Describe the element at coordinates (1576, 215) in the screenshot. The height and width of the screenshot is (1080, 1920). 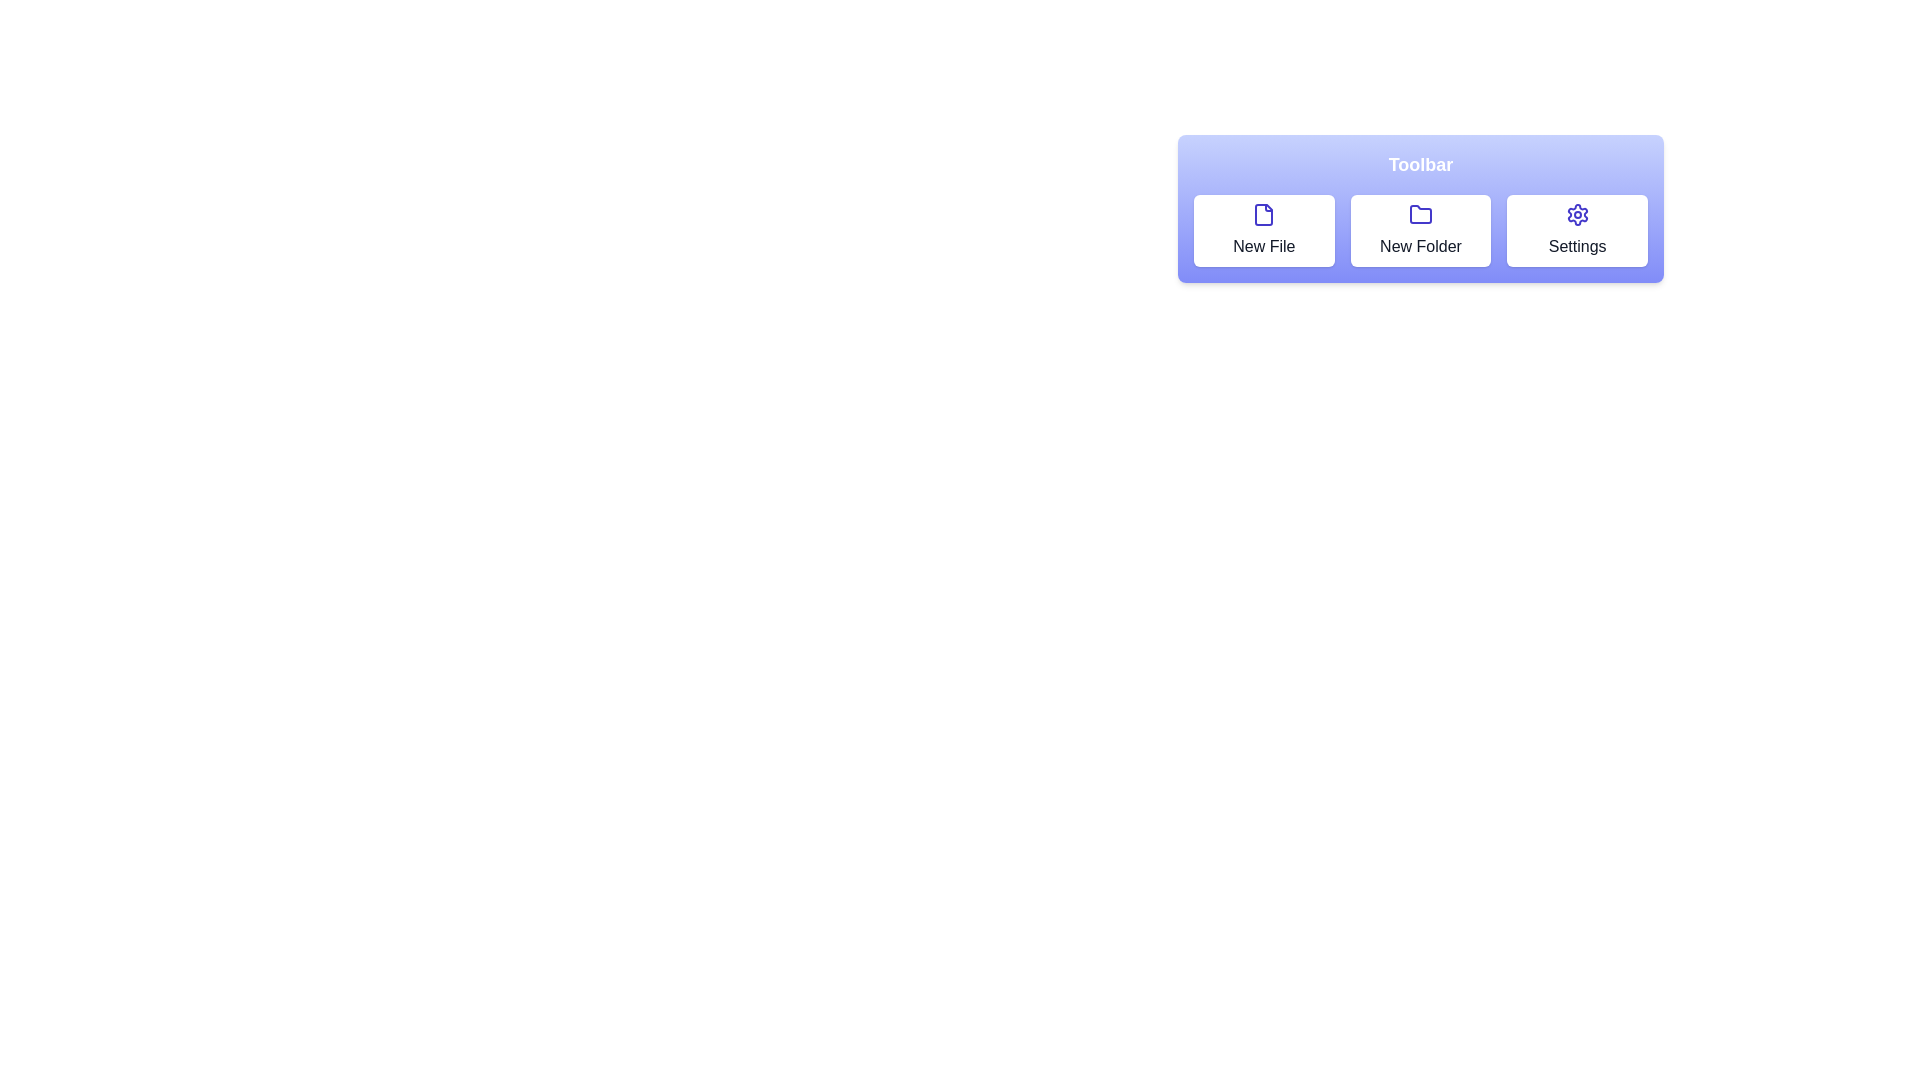
I see `the 'Settings' icon, which is the third icon from the left in the toolbar group` at that location.